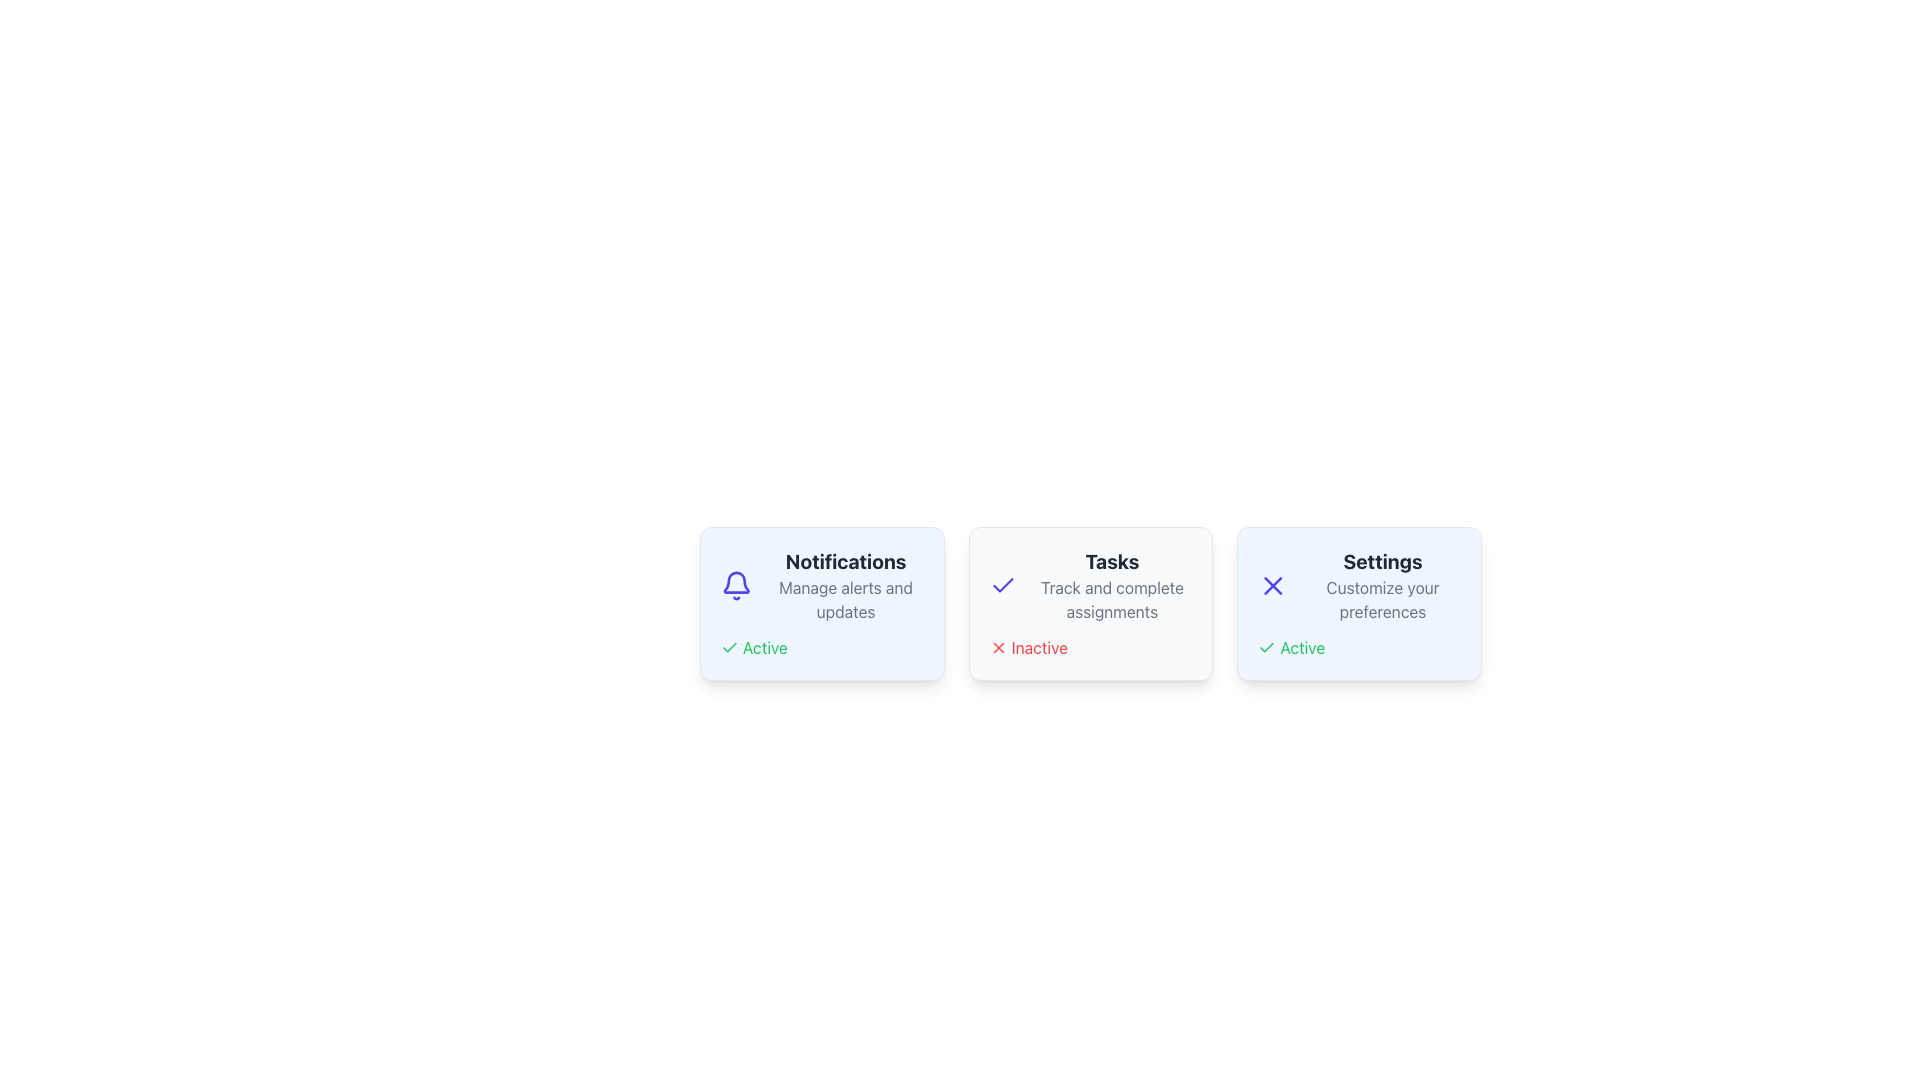 This screenshot has height=1080, width=1920. Describe the element at coordinates (1003, 585) in the screenshot. I see `the visual state of the checkmark icon indicating task status, located to the left within the 'Tasks' card` at that location.